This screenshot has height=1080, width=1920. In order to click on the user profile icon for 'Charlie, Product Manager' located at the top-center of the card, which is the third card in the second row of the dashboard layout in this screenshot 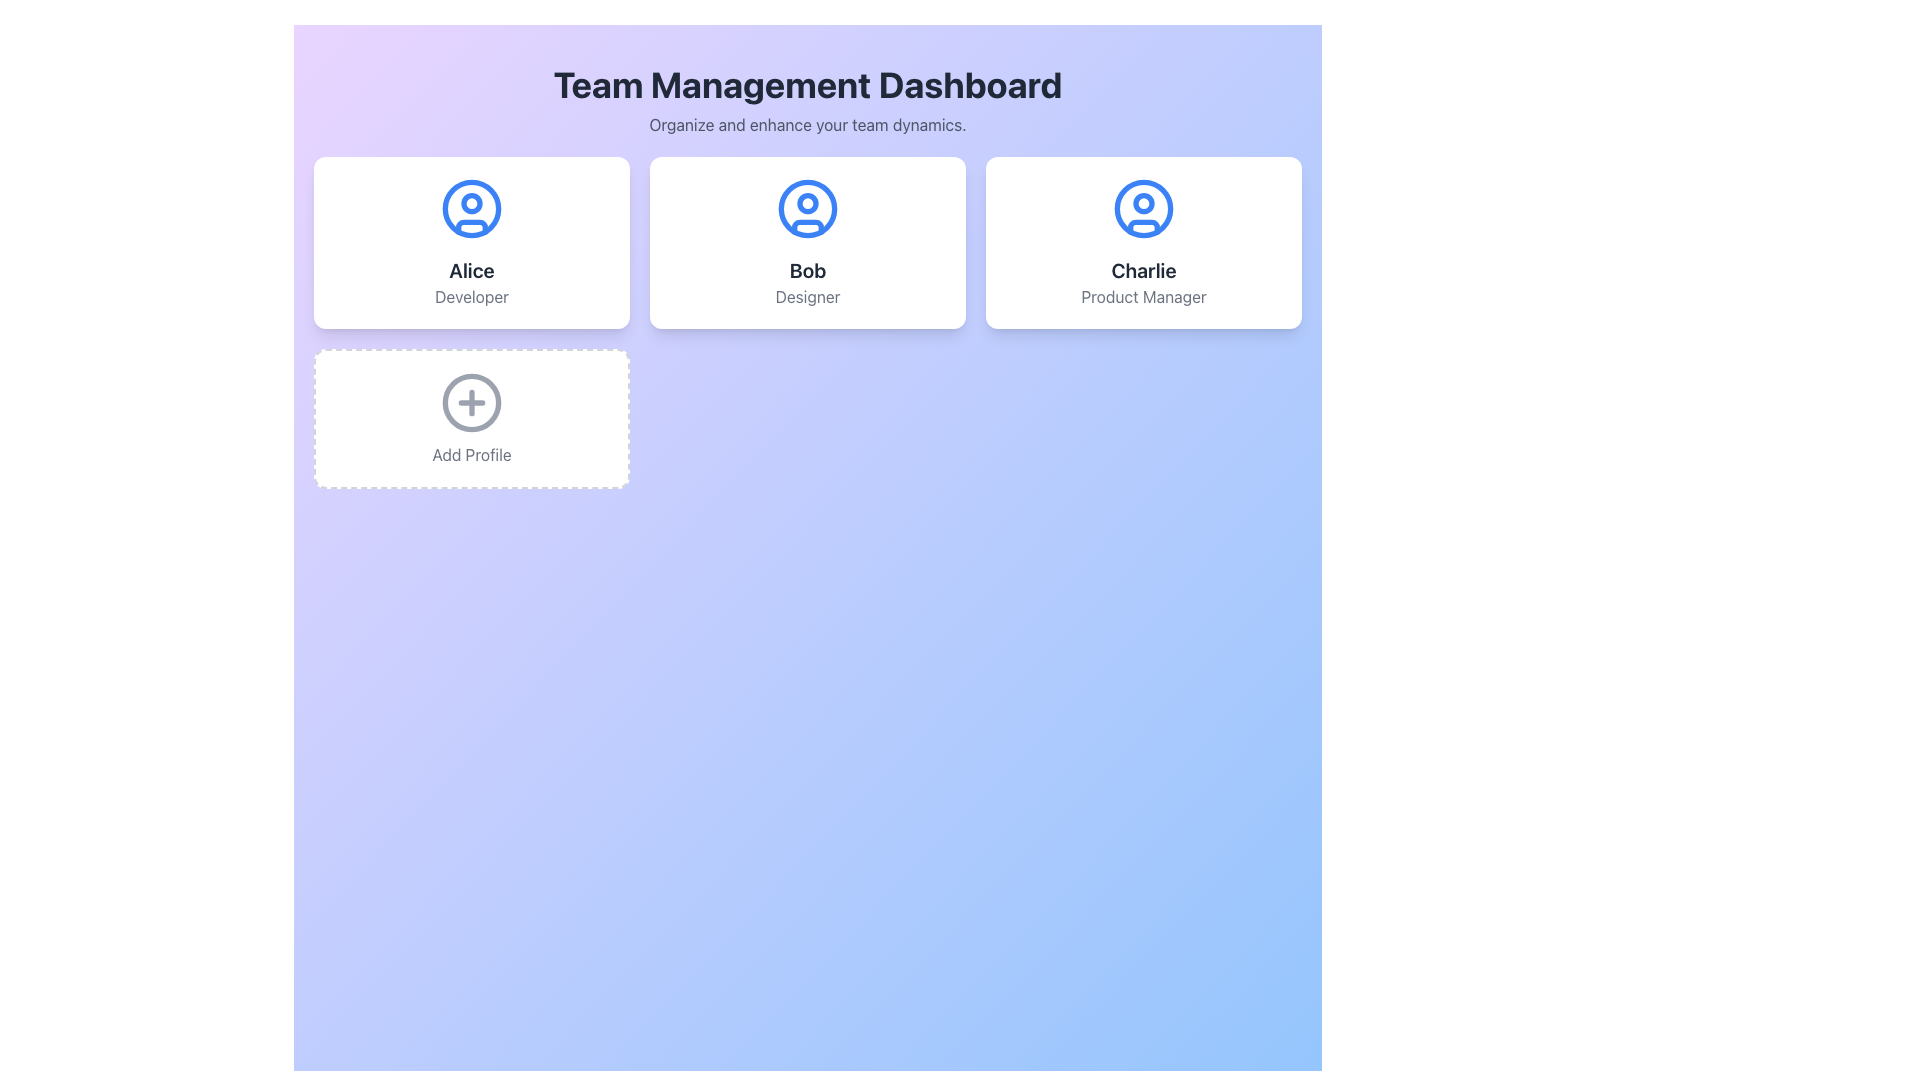, I will do `click(1143, 208)`.